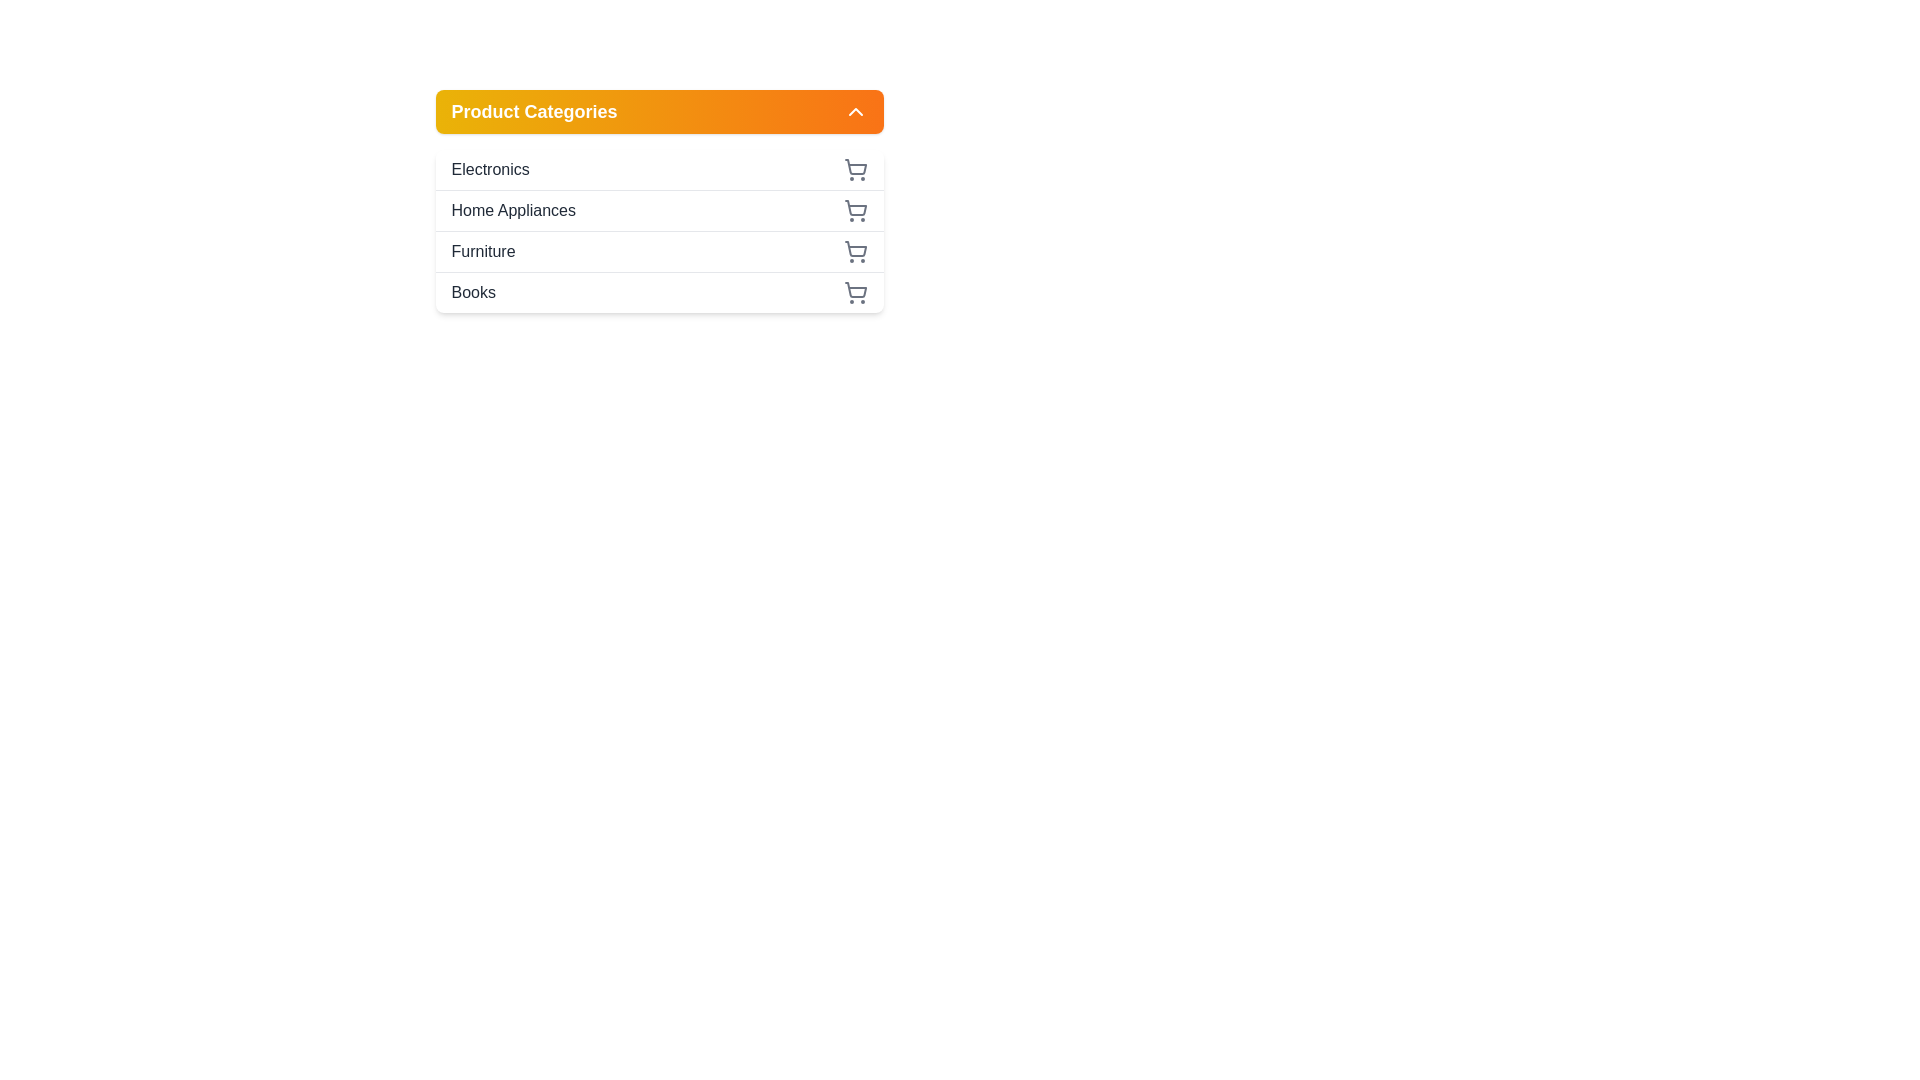  What do you see at coordinates (855, 111) in the screenshot?
I see `the upward-pointing arrow icon located at the top-right corner of the 'Product Categories' section` at bounding box center [855, 111].